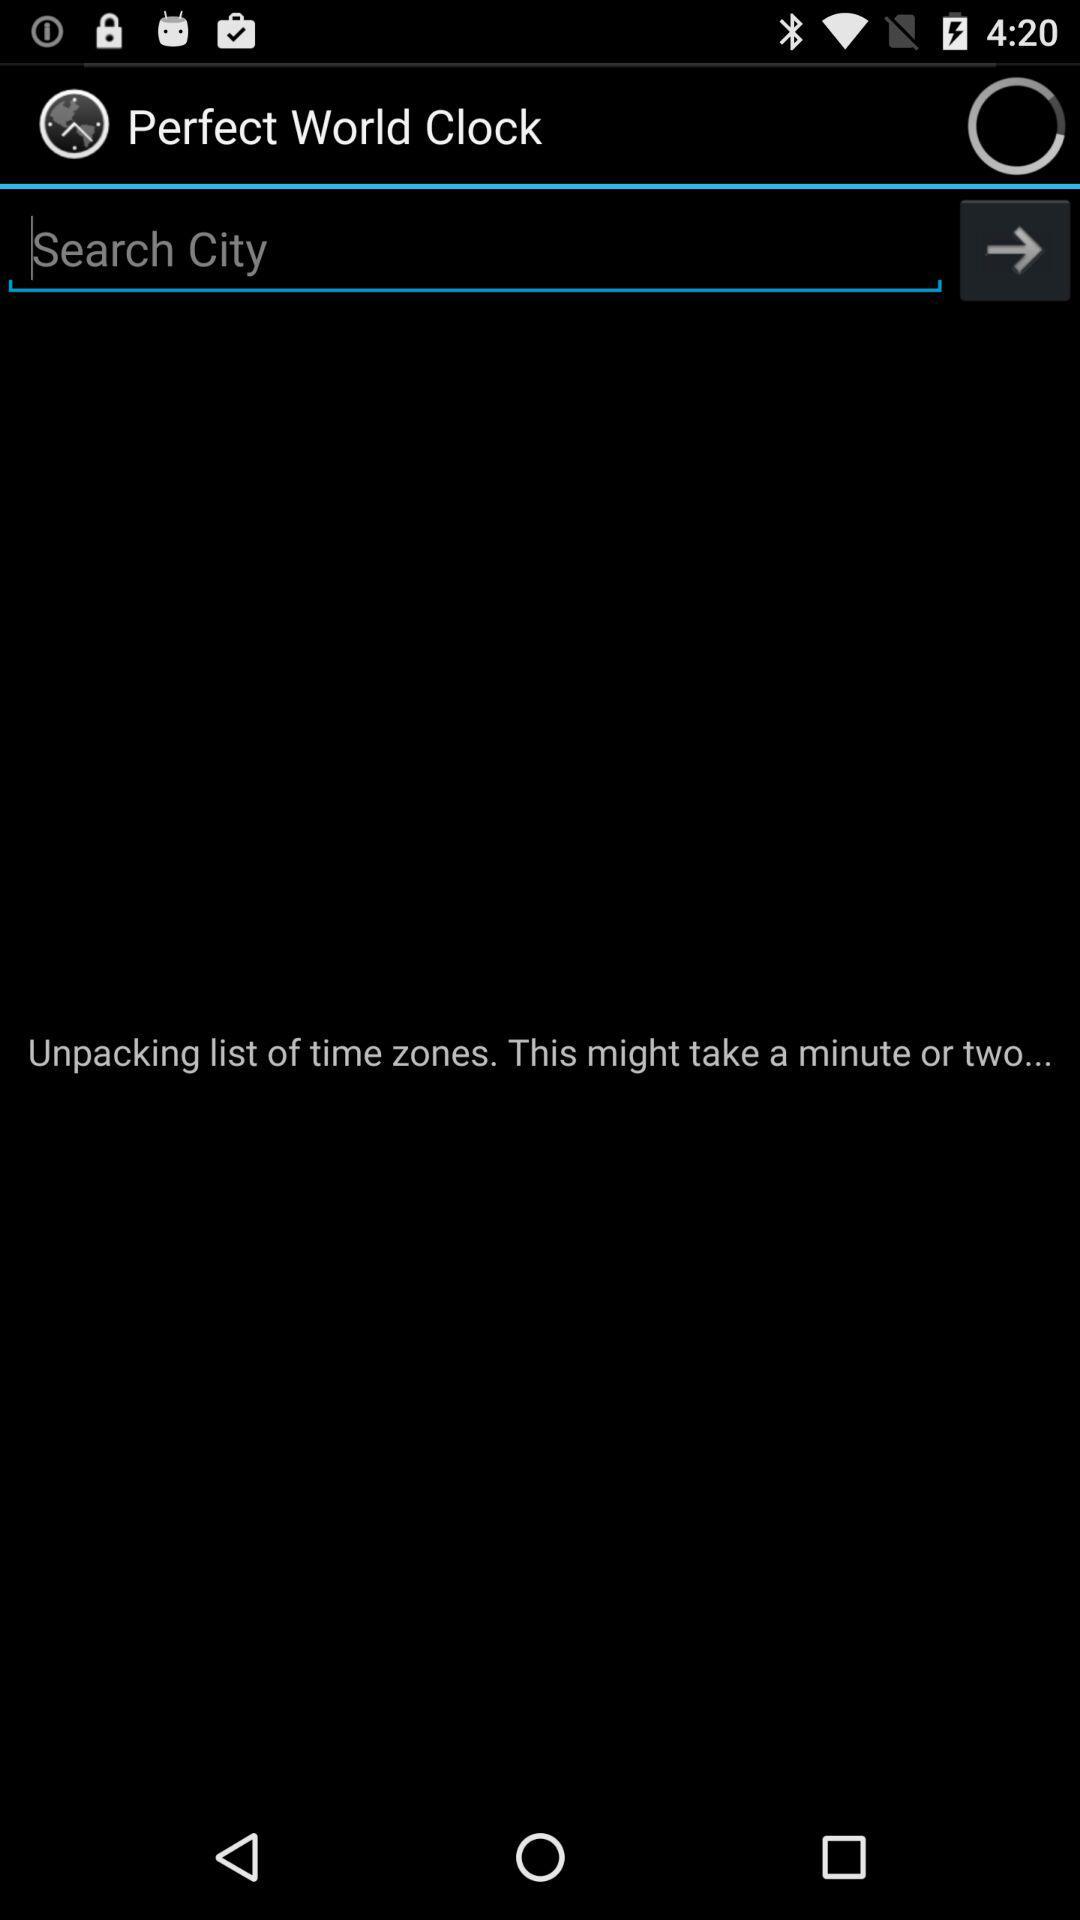 The height and width of the screenshot is (1920, 1080). What do you see at coordinates (1015, 265) in the screenshot?
I see `the arrow_forward icon` at bounding box center [1015, 265].